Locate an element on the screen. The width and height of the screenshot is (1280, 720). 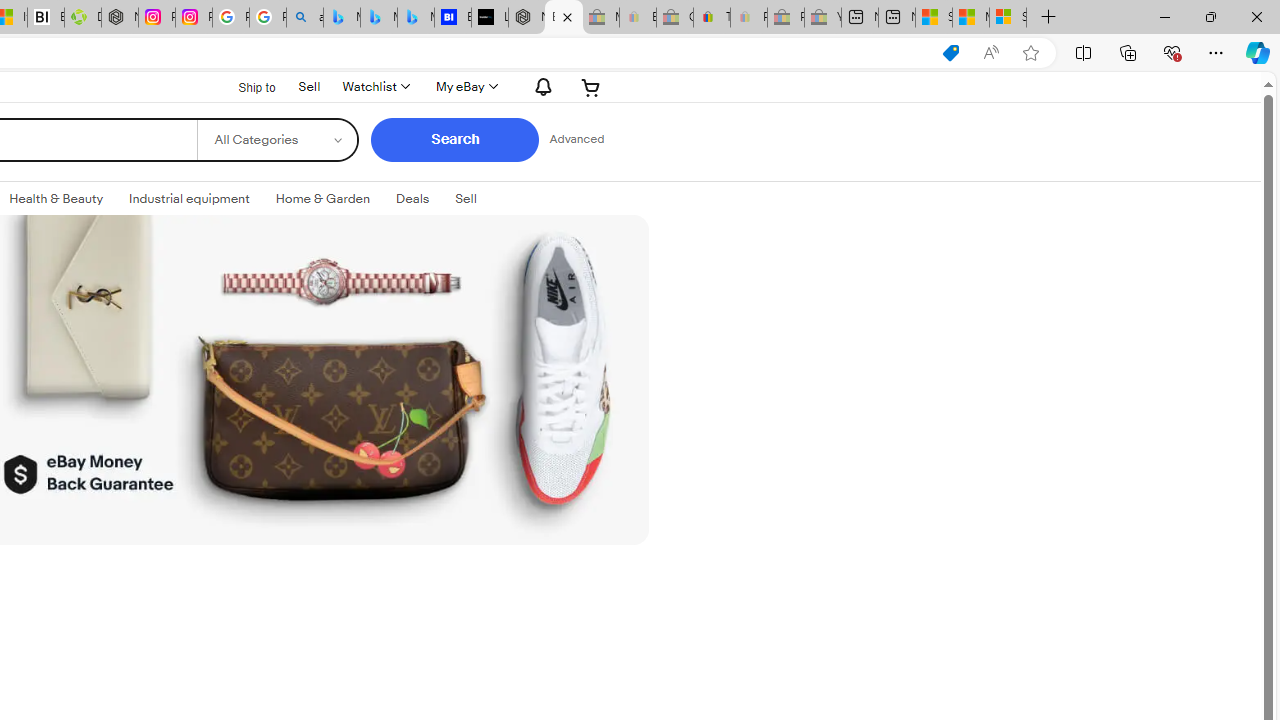
'Watchlist' is located at coordinates (375, 86).